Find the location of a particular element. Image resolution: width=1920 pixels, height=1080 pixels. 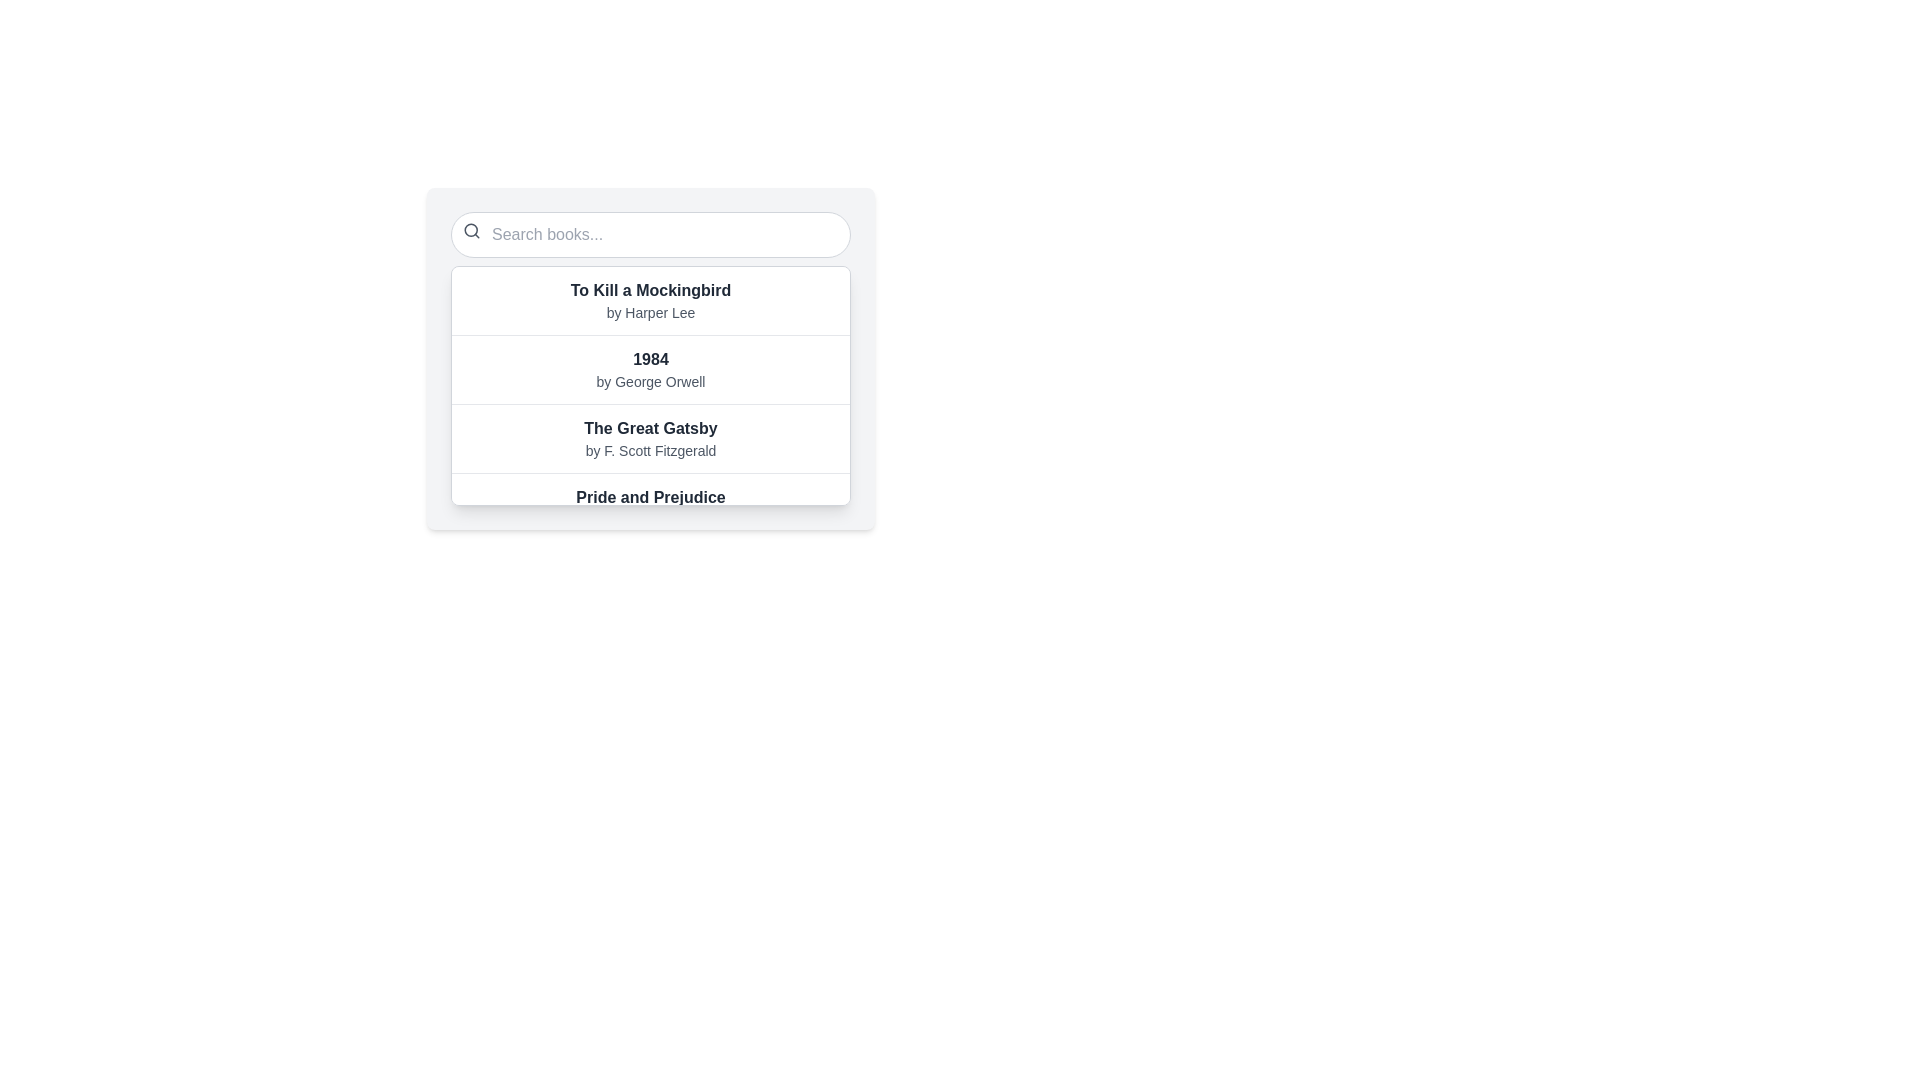

the search icon located at the left side of the search bar, which is associated with initiating a search operation is located at coordinates (470, 230).